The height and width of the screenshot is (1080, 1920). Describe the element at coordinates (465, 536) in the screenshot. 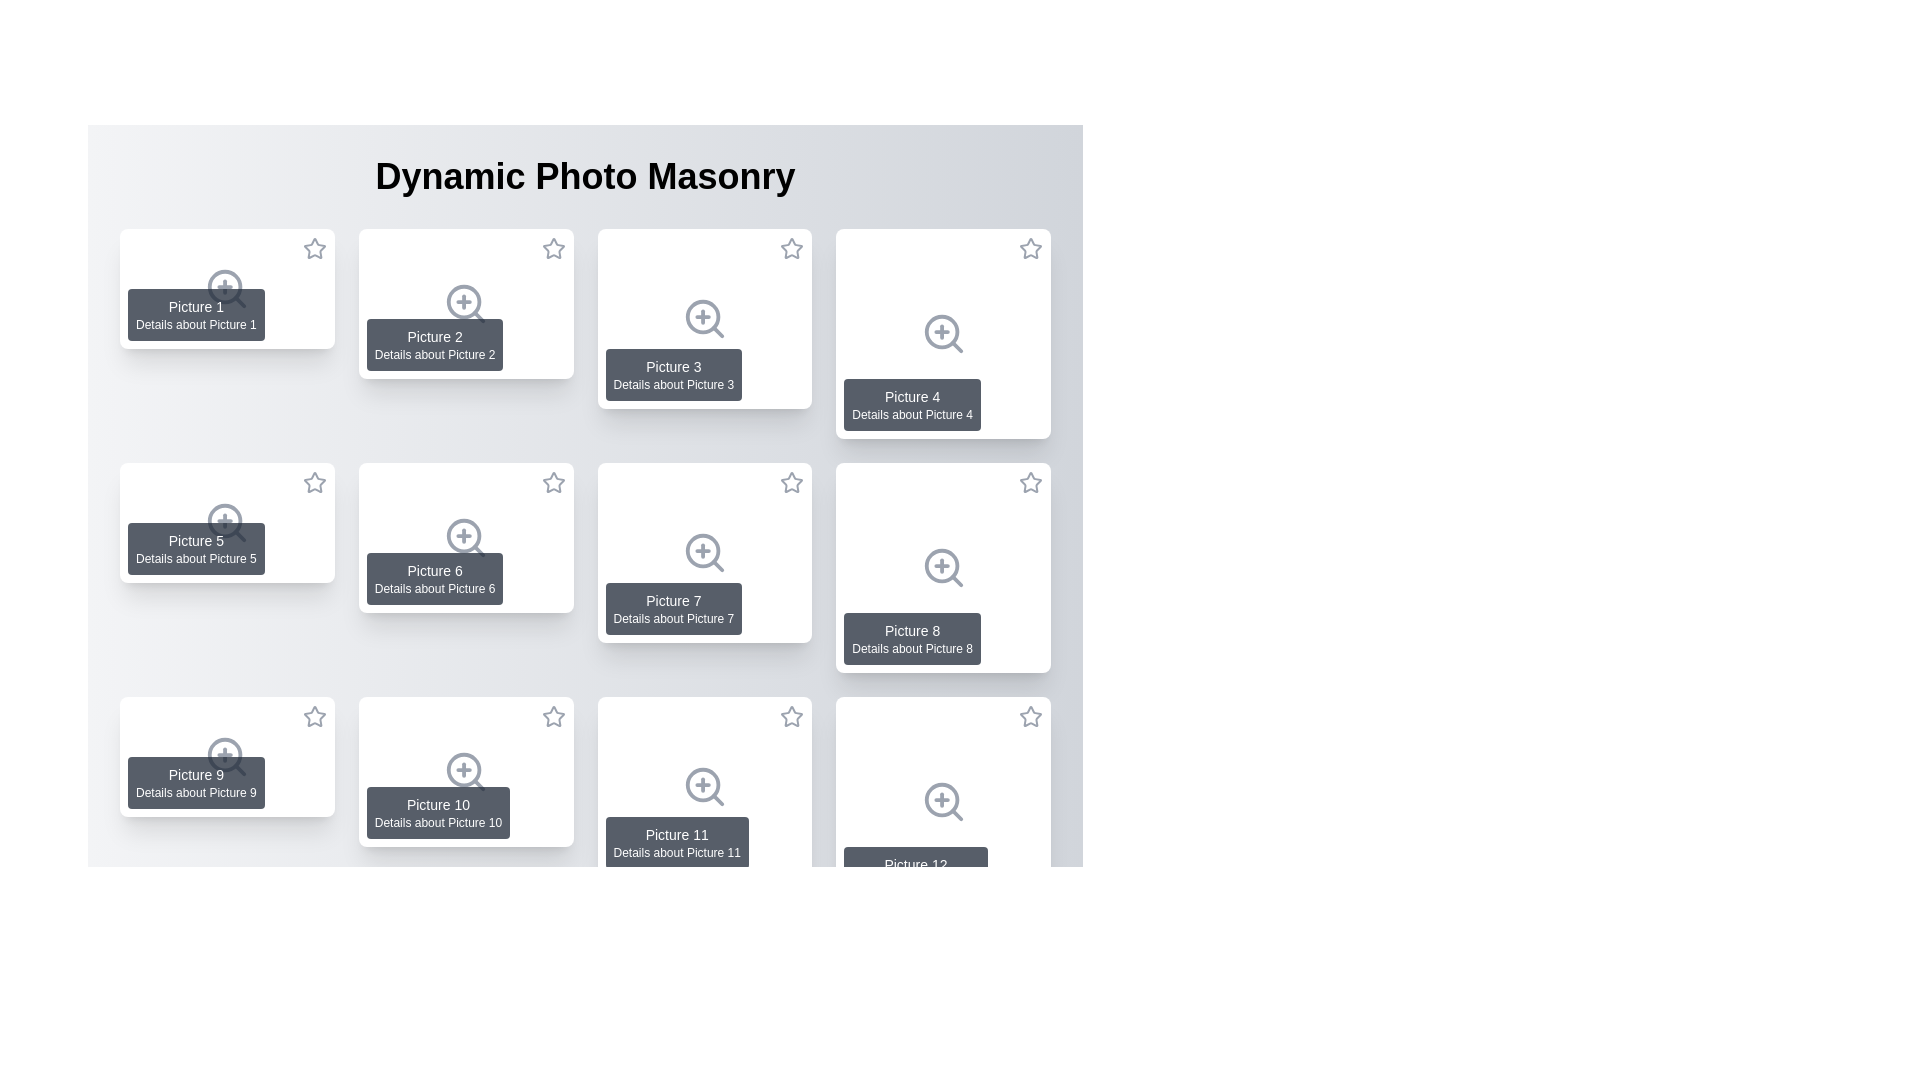

I see `the magnifying glass icon with a plus symbol inside it, which represents the zoom-in functionality, positioned centrally in the box labeled 'Picture 6' above the details bar` at that location.